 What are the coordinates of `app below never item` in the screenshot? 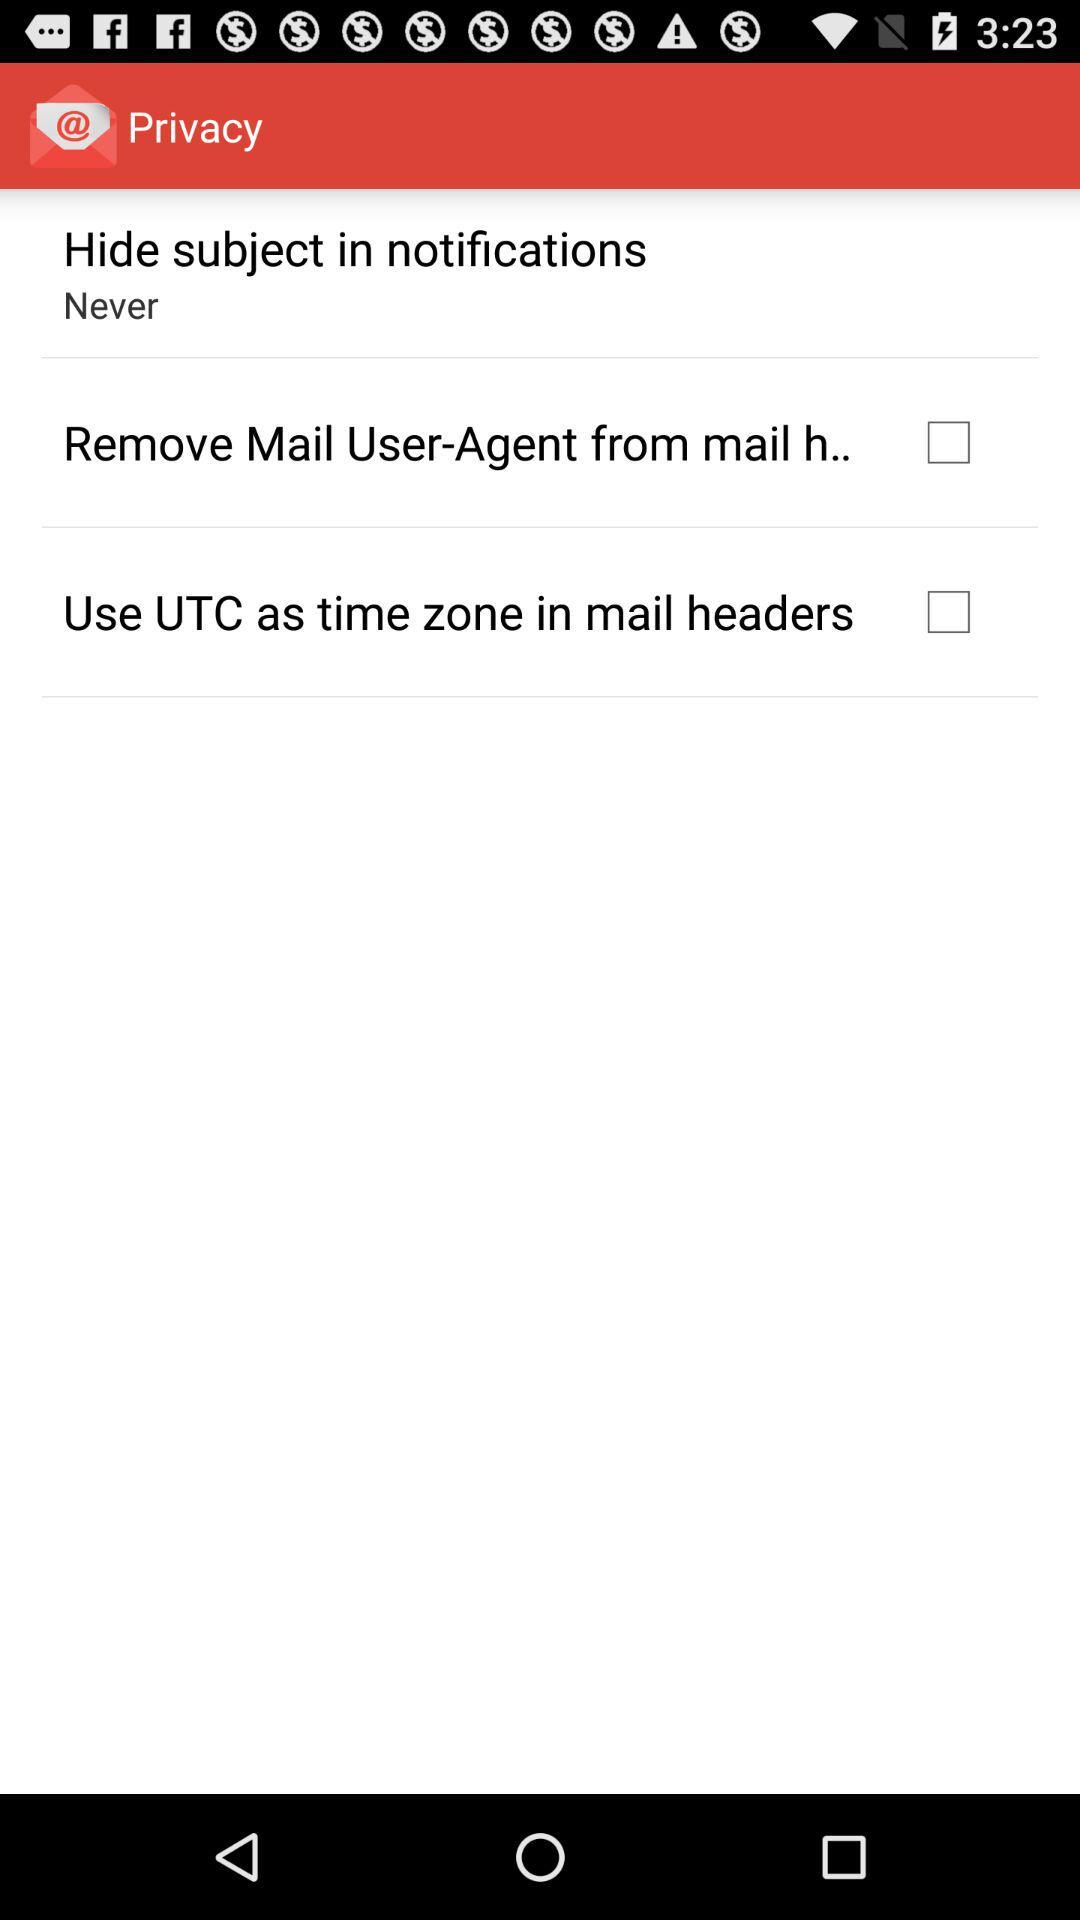 It's located at (463, 441).